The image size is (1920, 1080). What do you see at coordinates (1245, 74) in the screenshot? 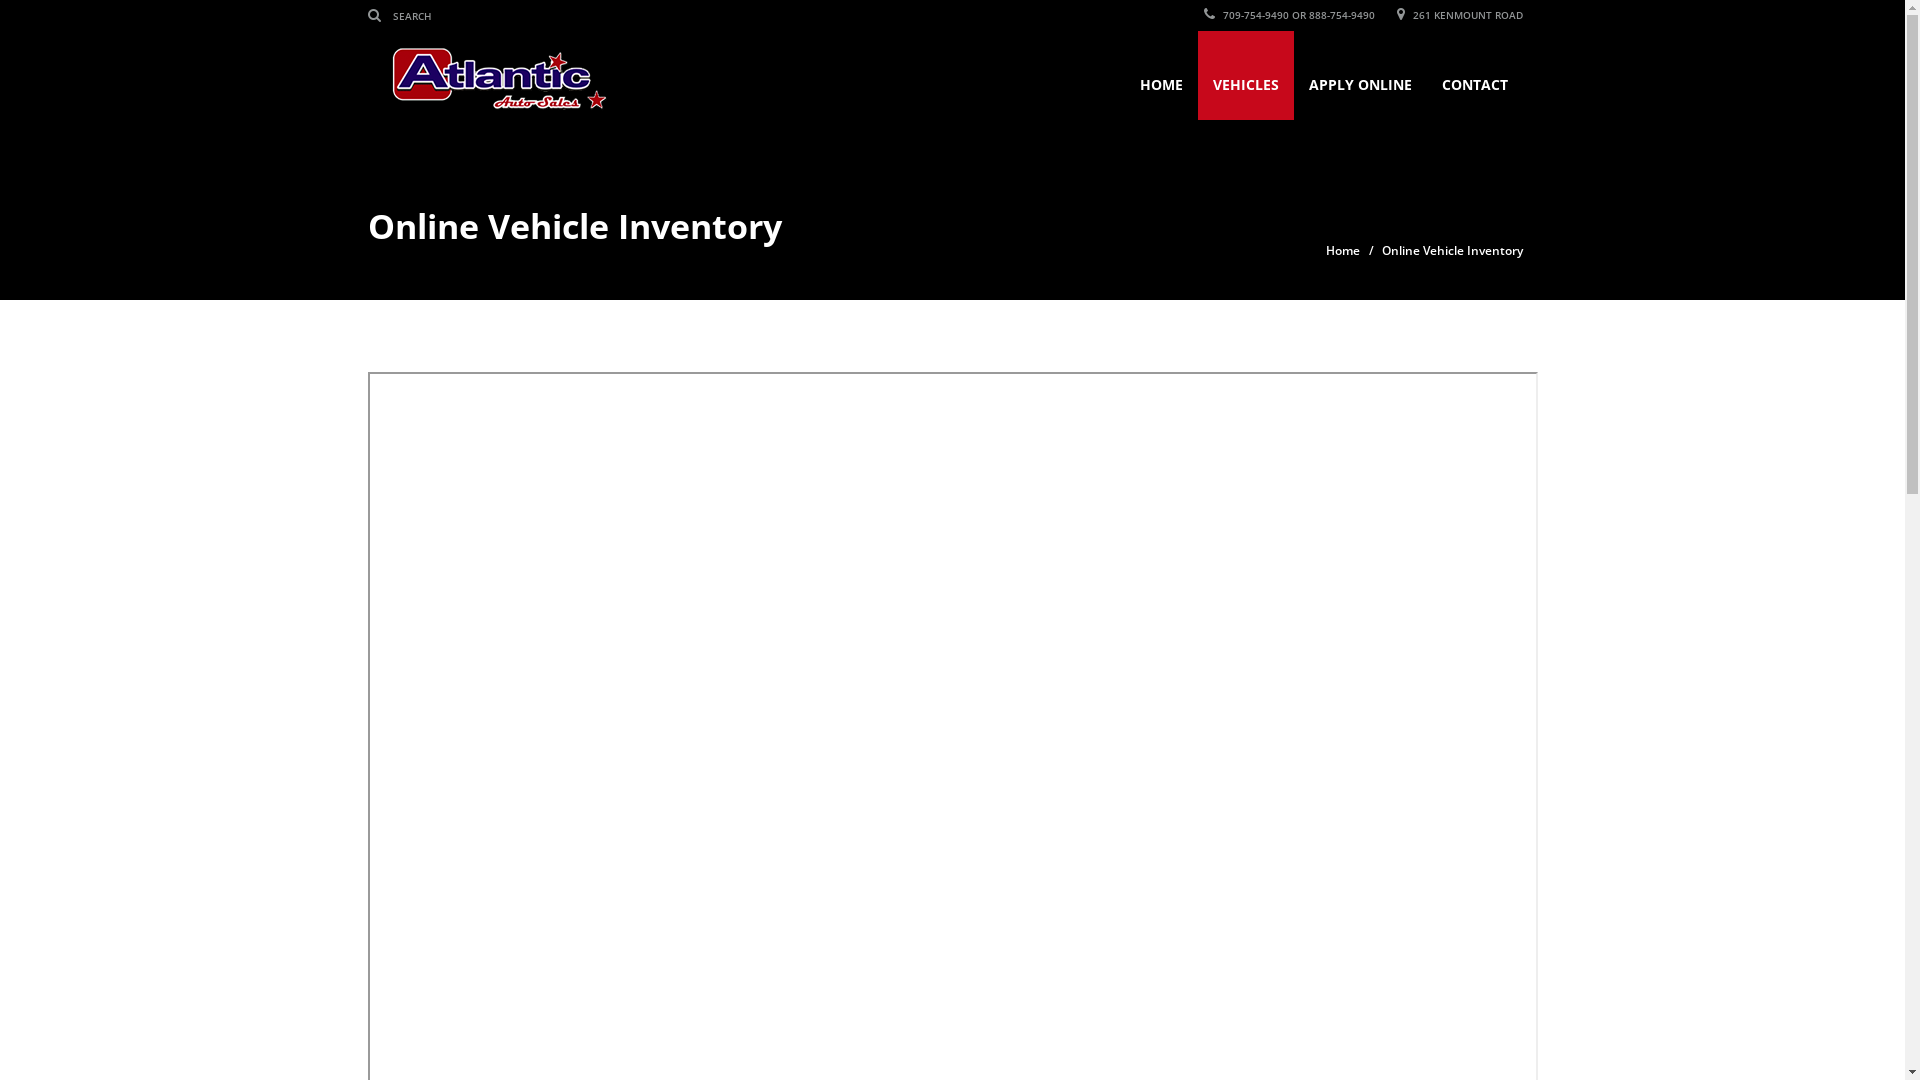
I see `'VEHICLES'` at bounding box center [1245, 74].